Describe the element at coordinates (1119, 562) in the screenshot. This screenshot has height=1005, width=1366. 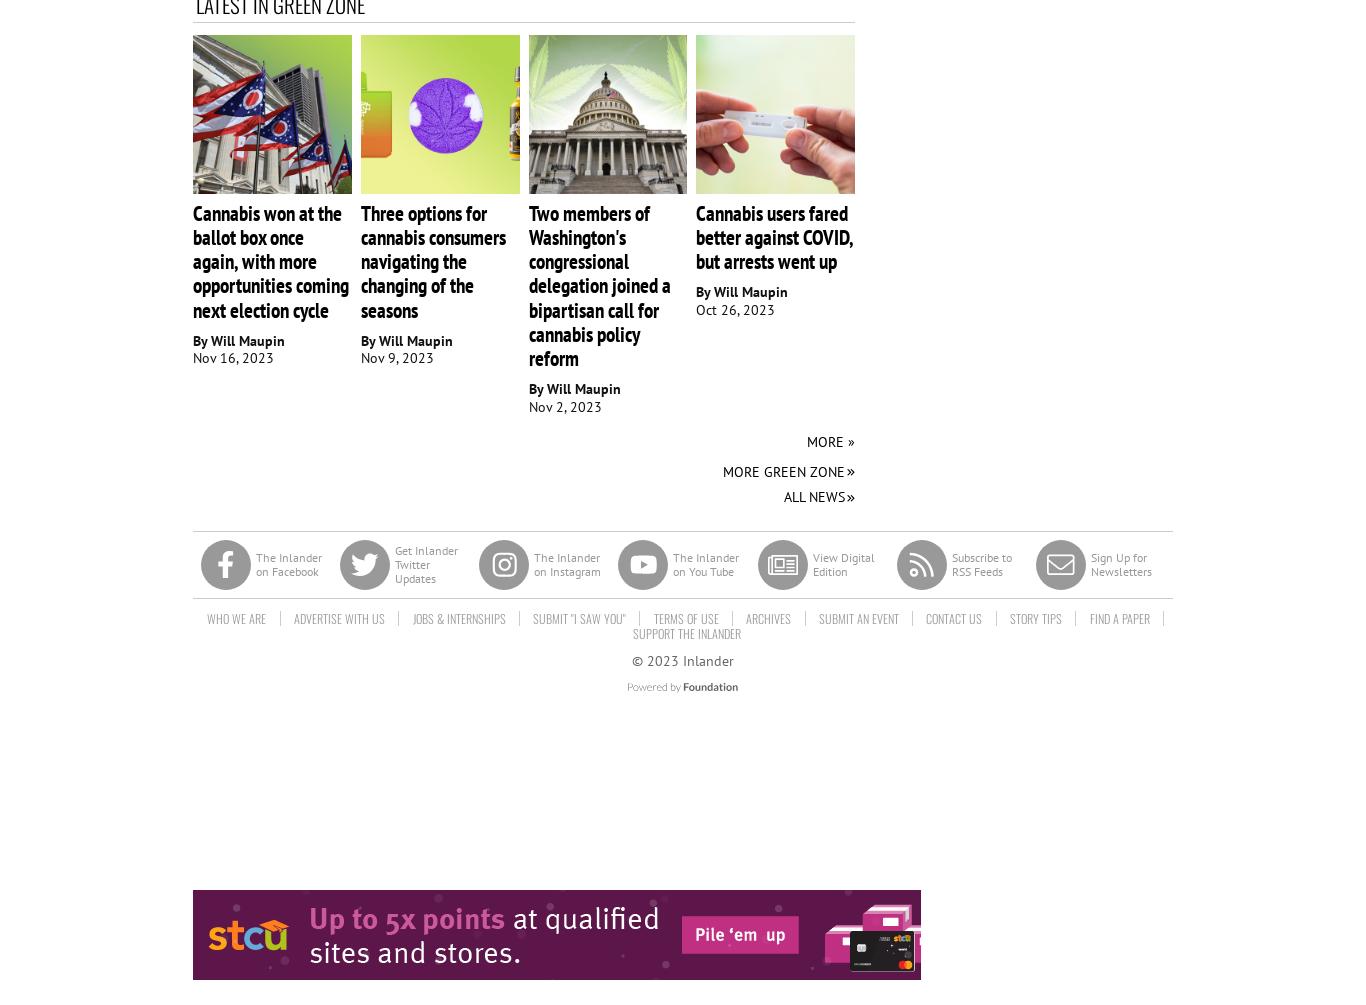
I see `'Sign Up for Newsletters'` at that location.